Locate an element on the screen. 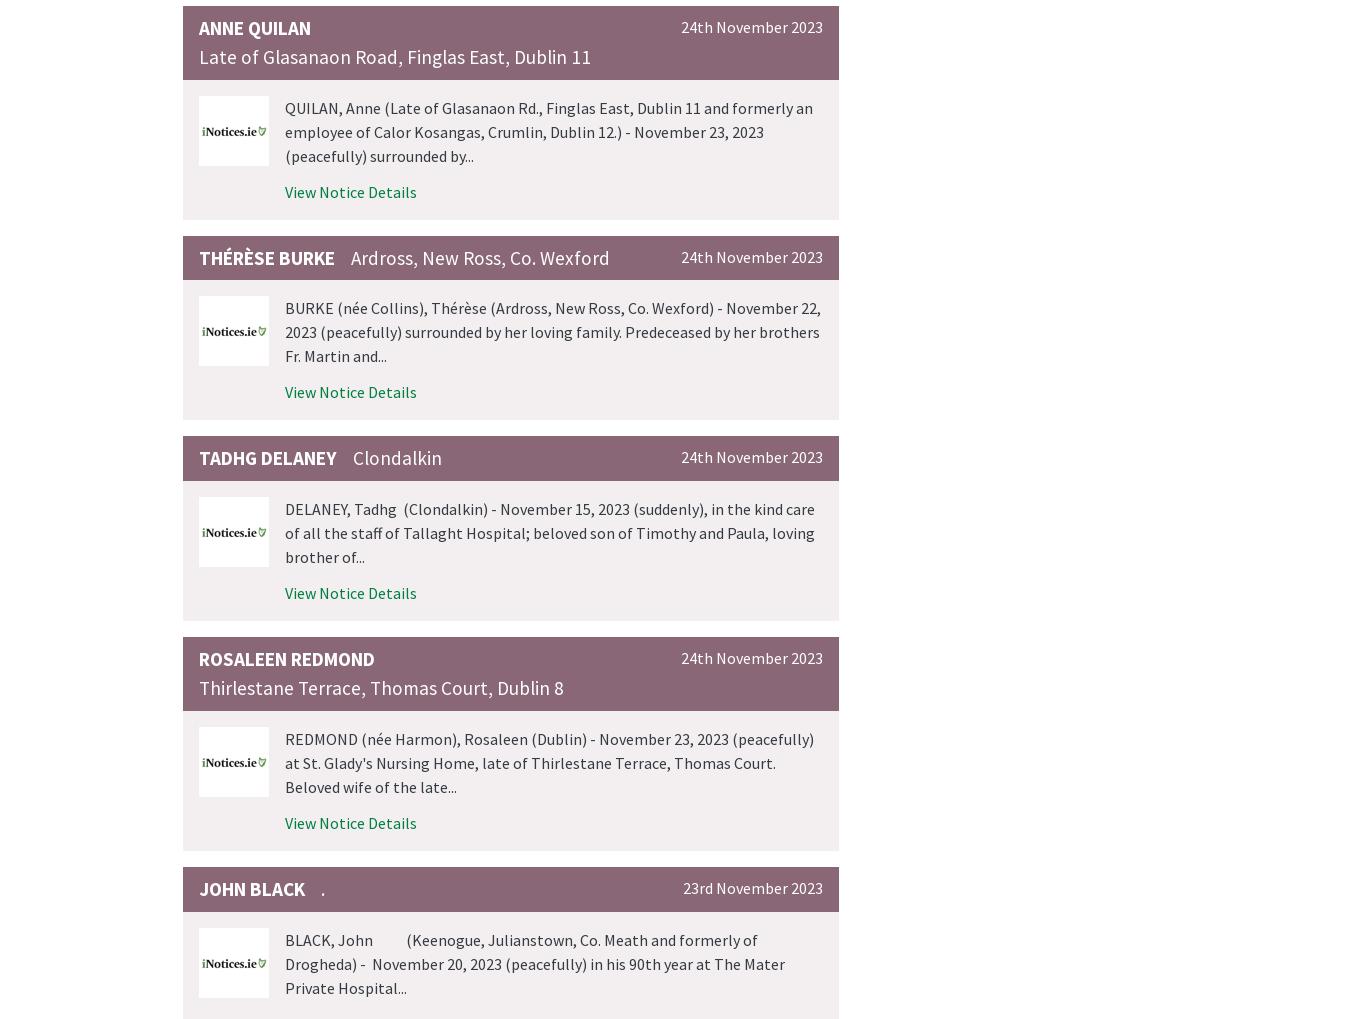  'Thirlestane Terrace, Thomas Court, Dublin 8' is located at coordinates (380, 686).